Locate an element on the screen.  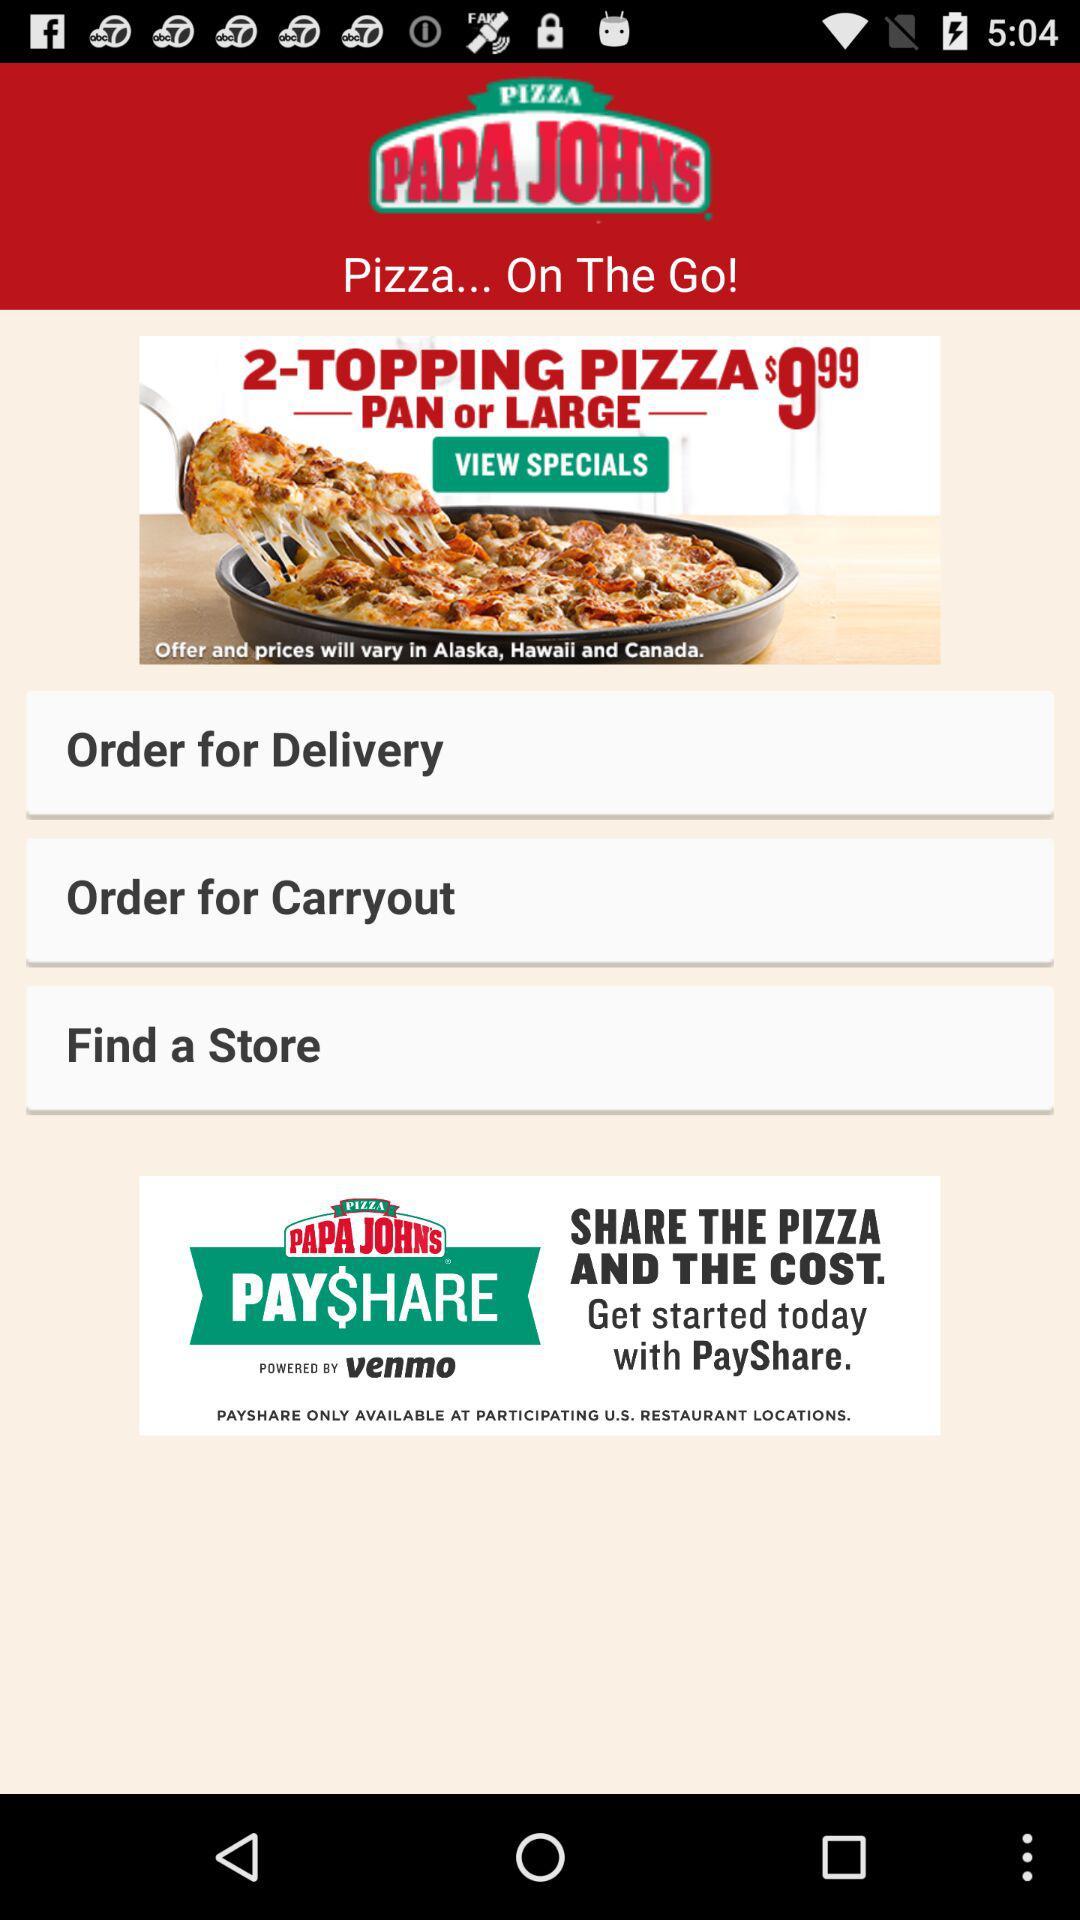
the item above order for delivery item is located at coordinates (540, 500).